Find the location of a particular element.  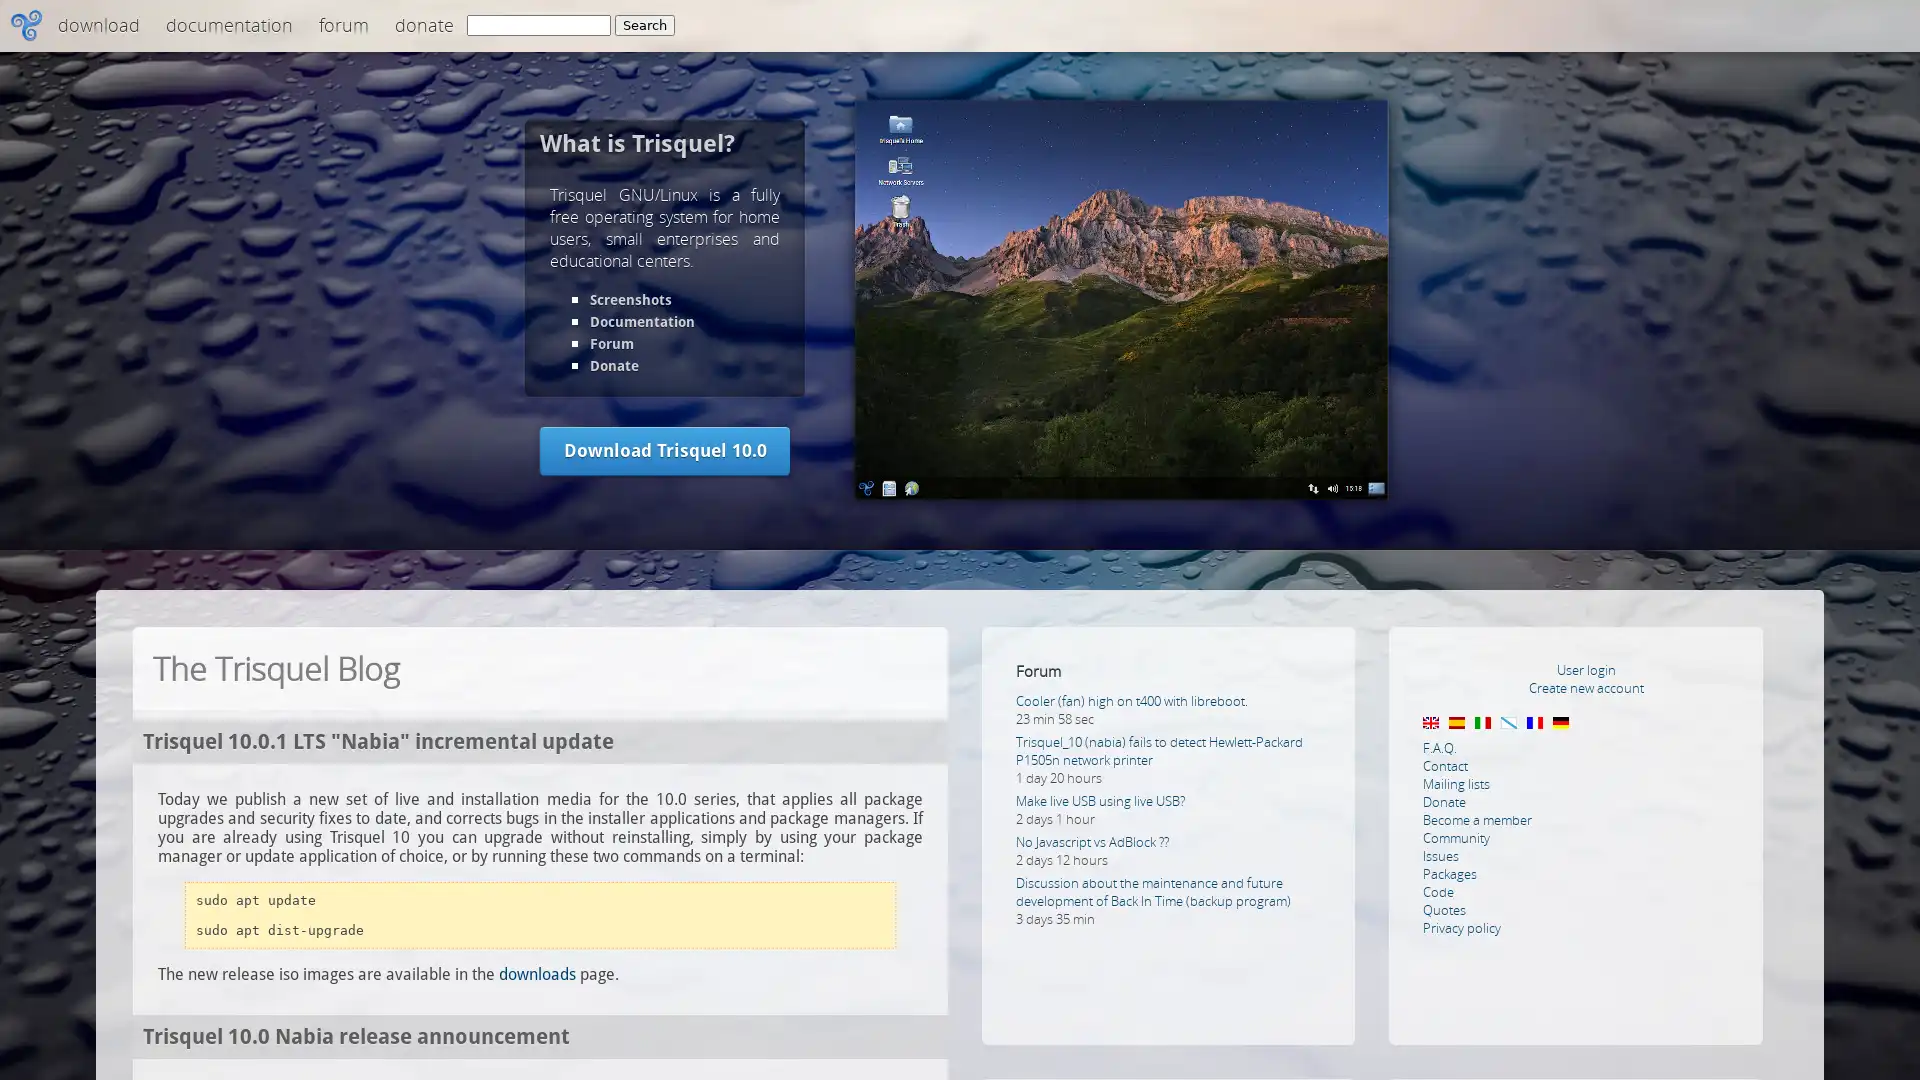

Search is located at coordinates (644, 25).